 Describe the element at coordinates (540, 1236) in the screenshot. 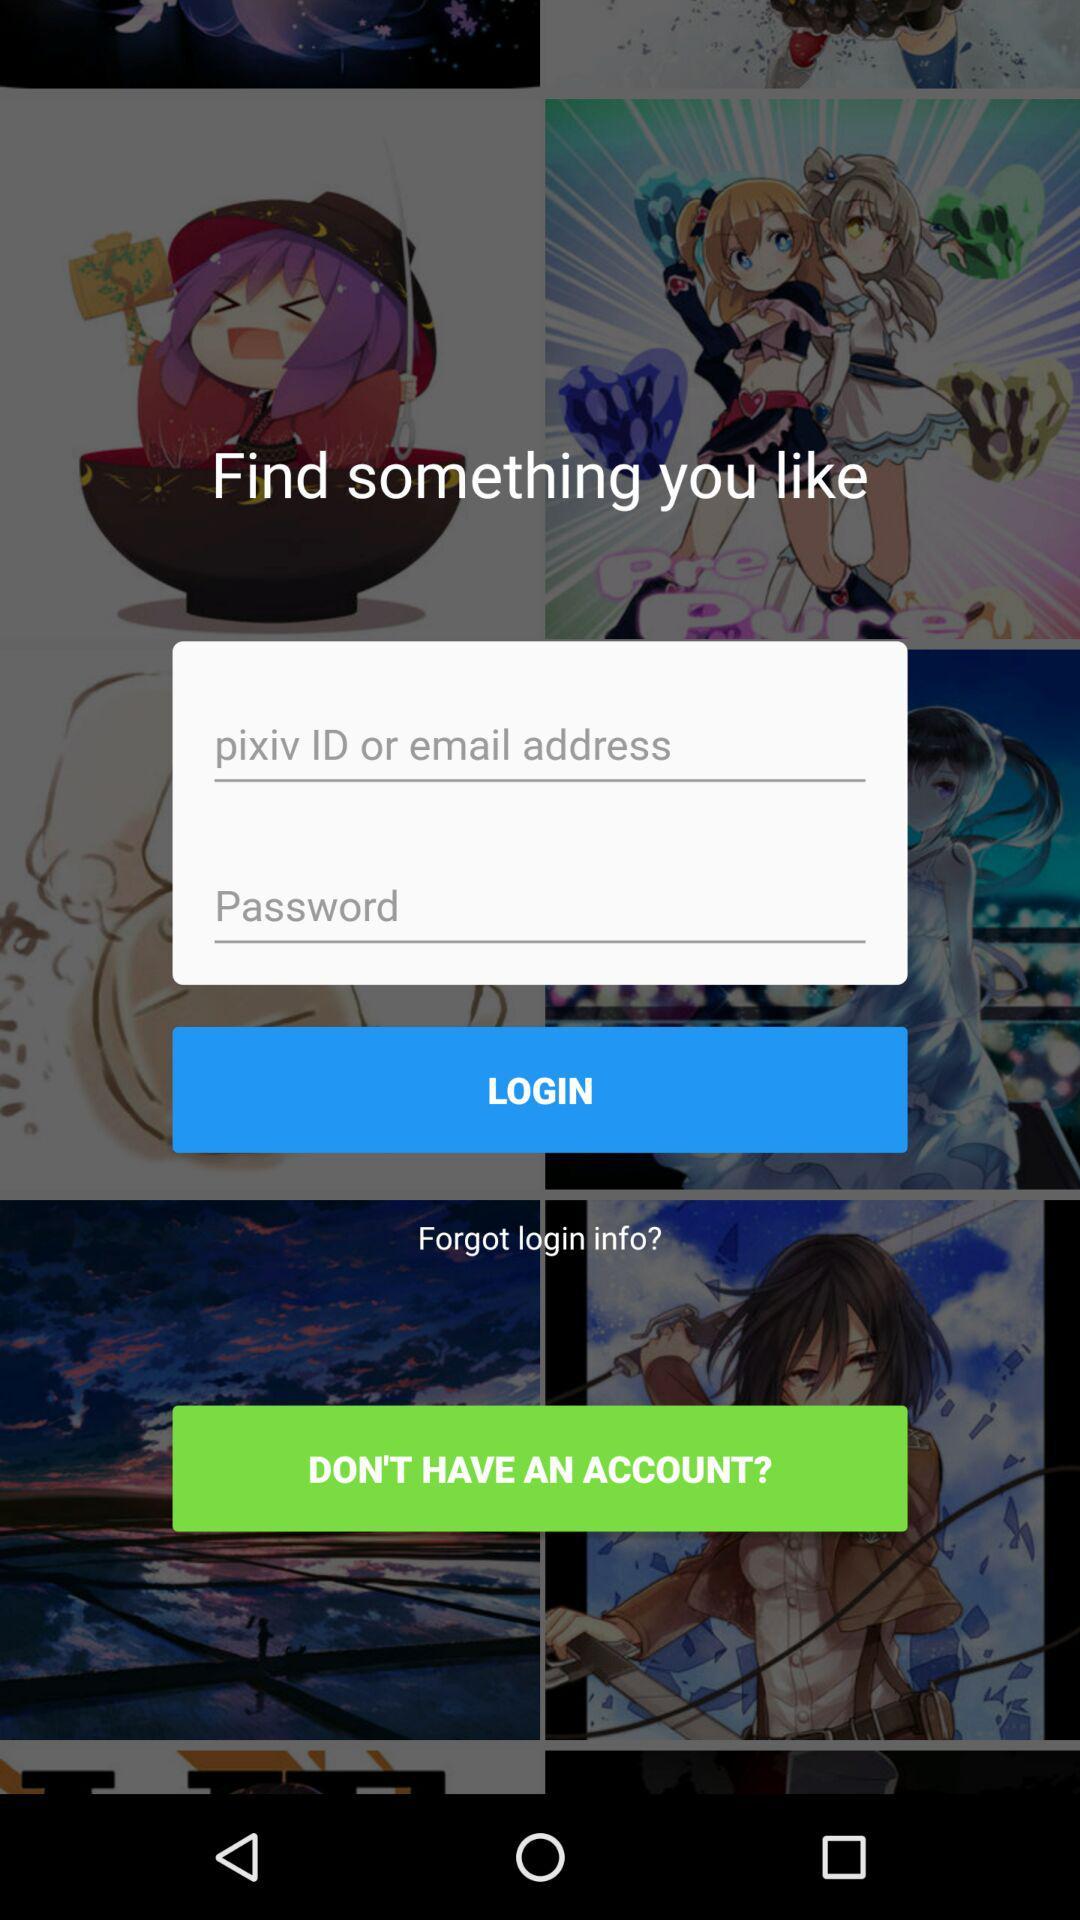

I see `the forgot login info? icon` at that location.